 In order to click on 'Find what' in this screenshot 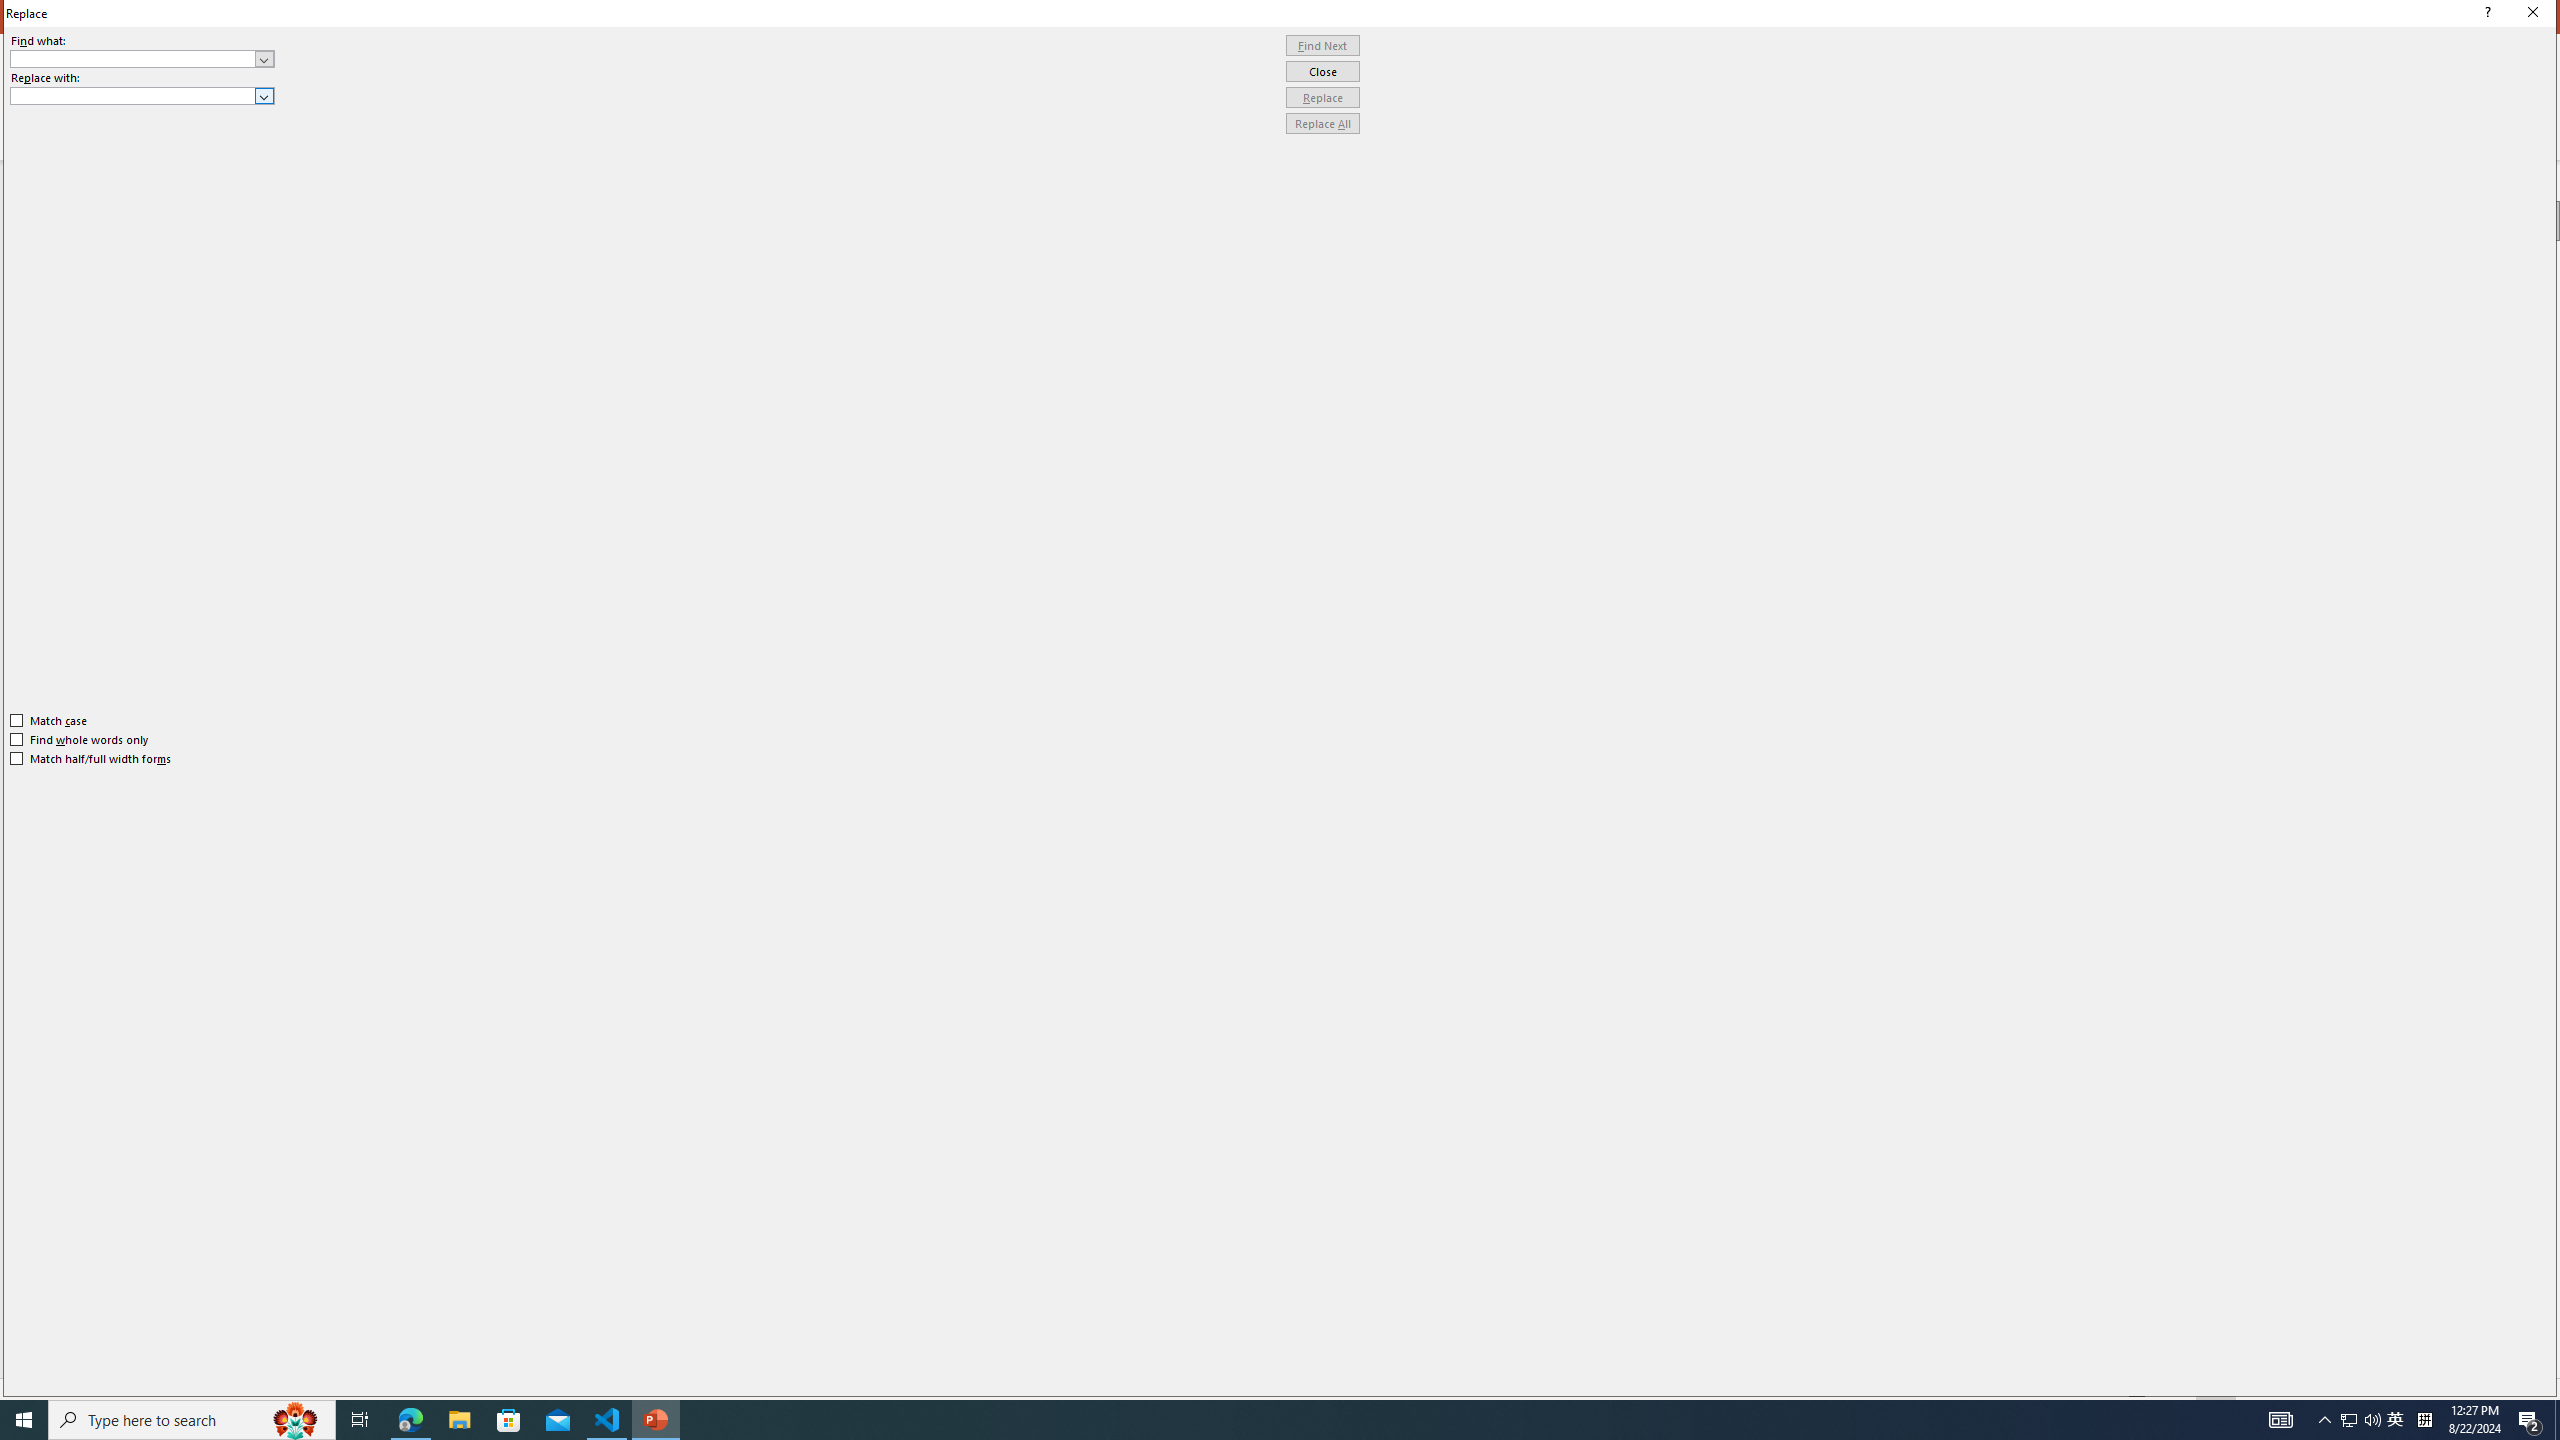, I will do `click(142, 58)`.